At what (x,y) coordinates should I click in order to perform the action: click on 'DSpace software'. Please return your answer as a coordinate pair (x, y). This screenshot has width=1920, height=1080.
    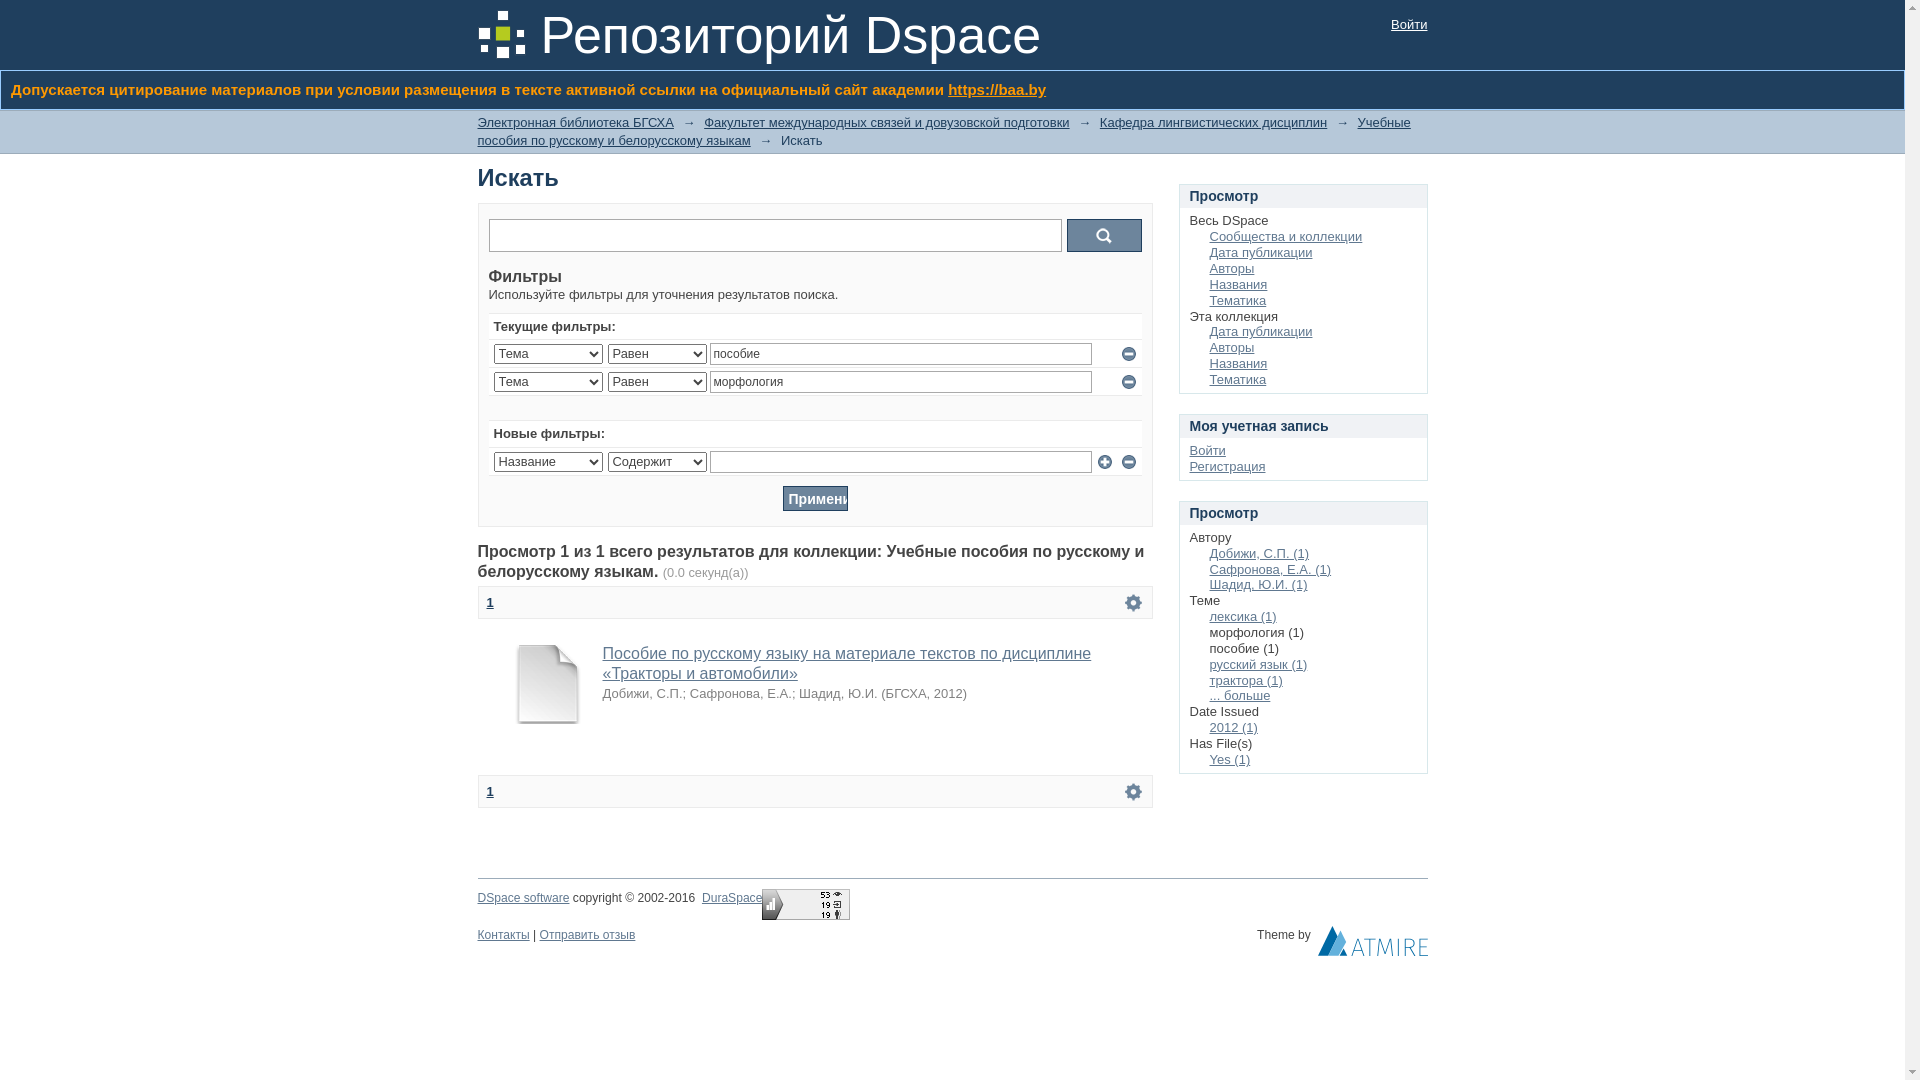
    Looking at the image, I should click on (523, 897).